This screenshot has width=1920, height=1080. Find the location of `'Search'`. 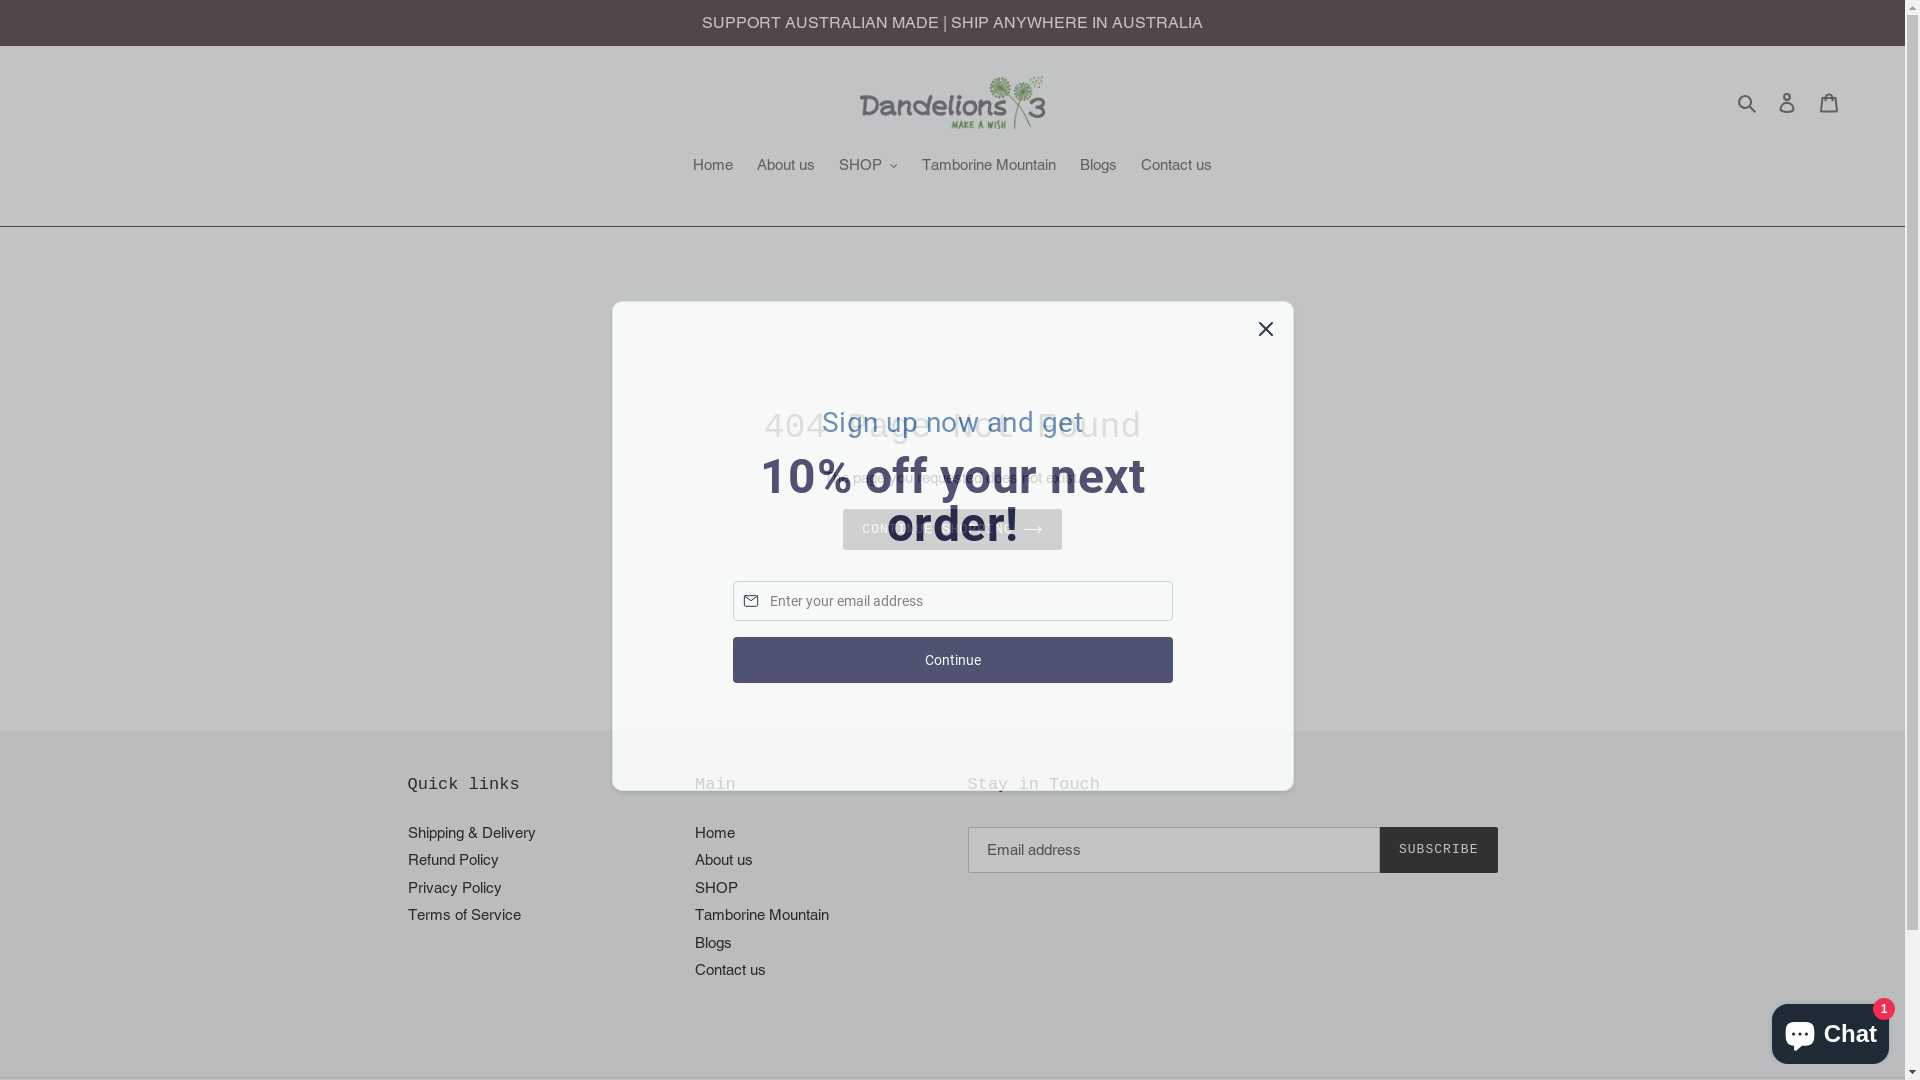

'Search' is located at coordinates (1747, 102).